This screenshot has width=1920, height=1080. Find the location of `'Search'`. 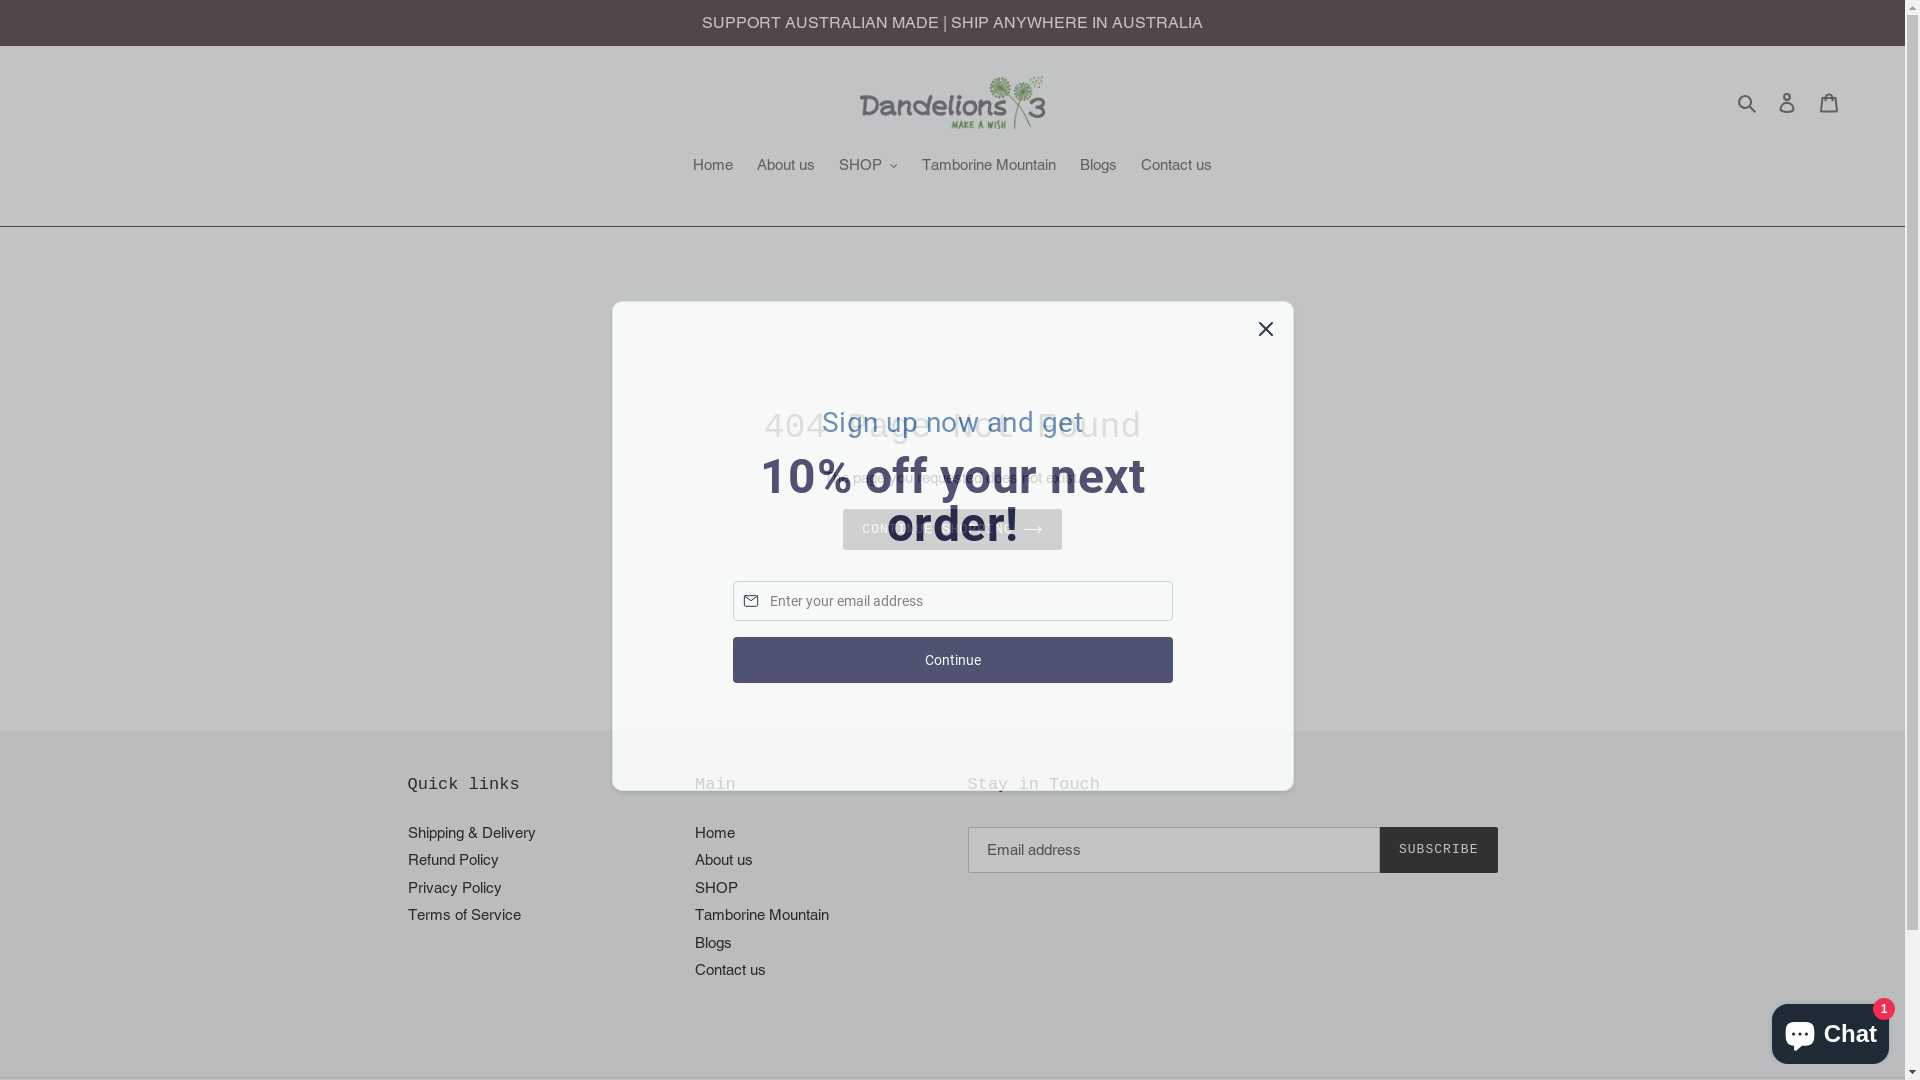

'Search' is located at coordinates (1747, 102).